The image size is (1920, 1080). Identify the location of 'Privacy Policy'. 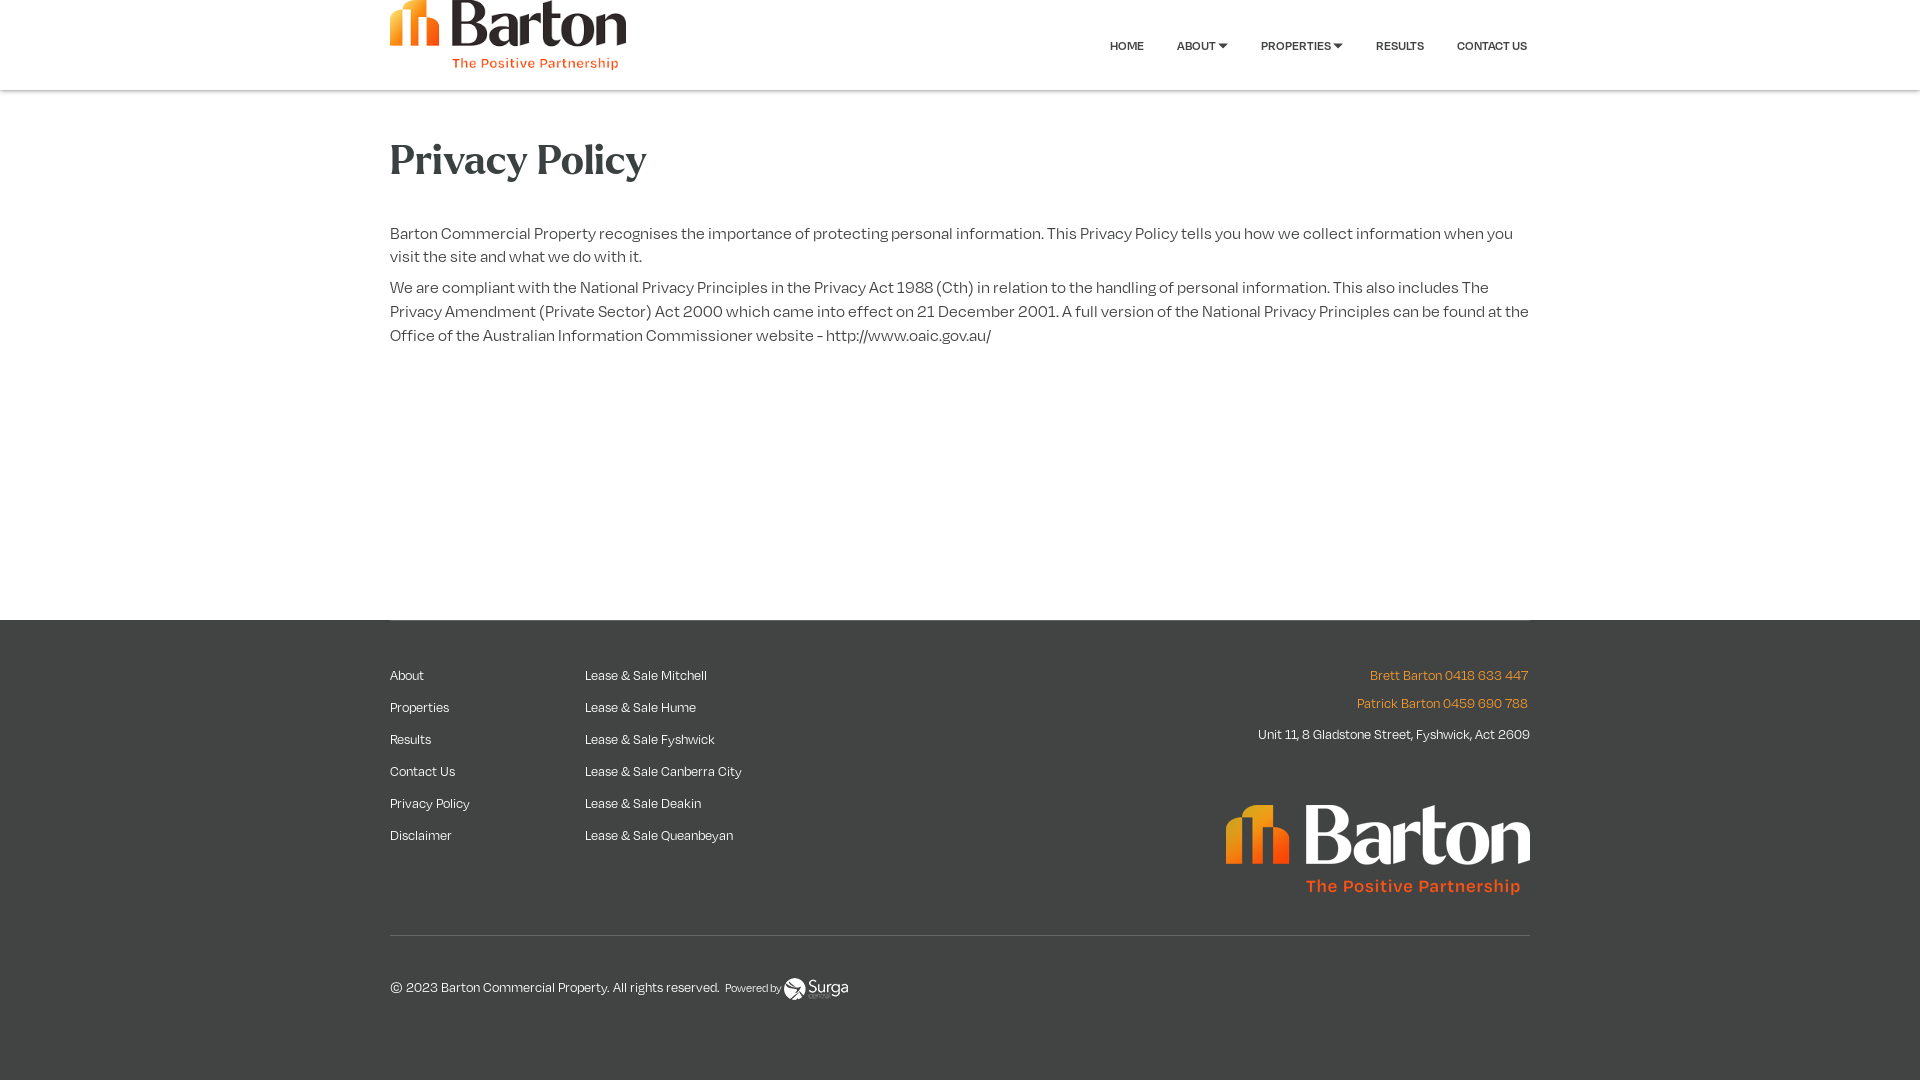
(429, 801).